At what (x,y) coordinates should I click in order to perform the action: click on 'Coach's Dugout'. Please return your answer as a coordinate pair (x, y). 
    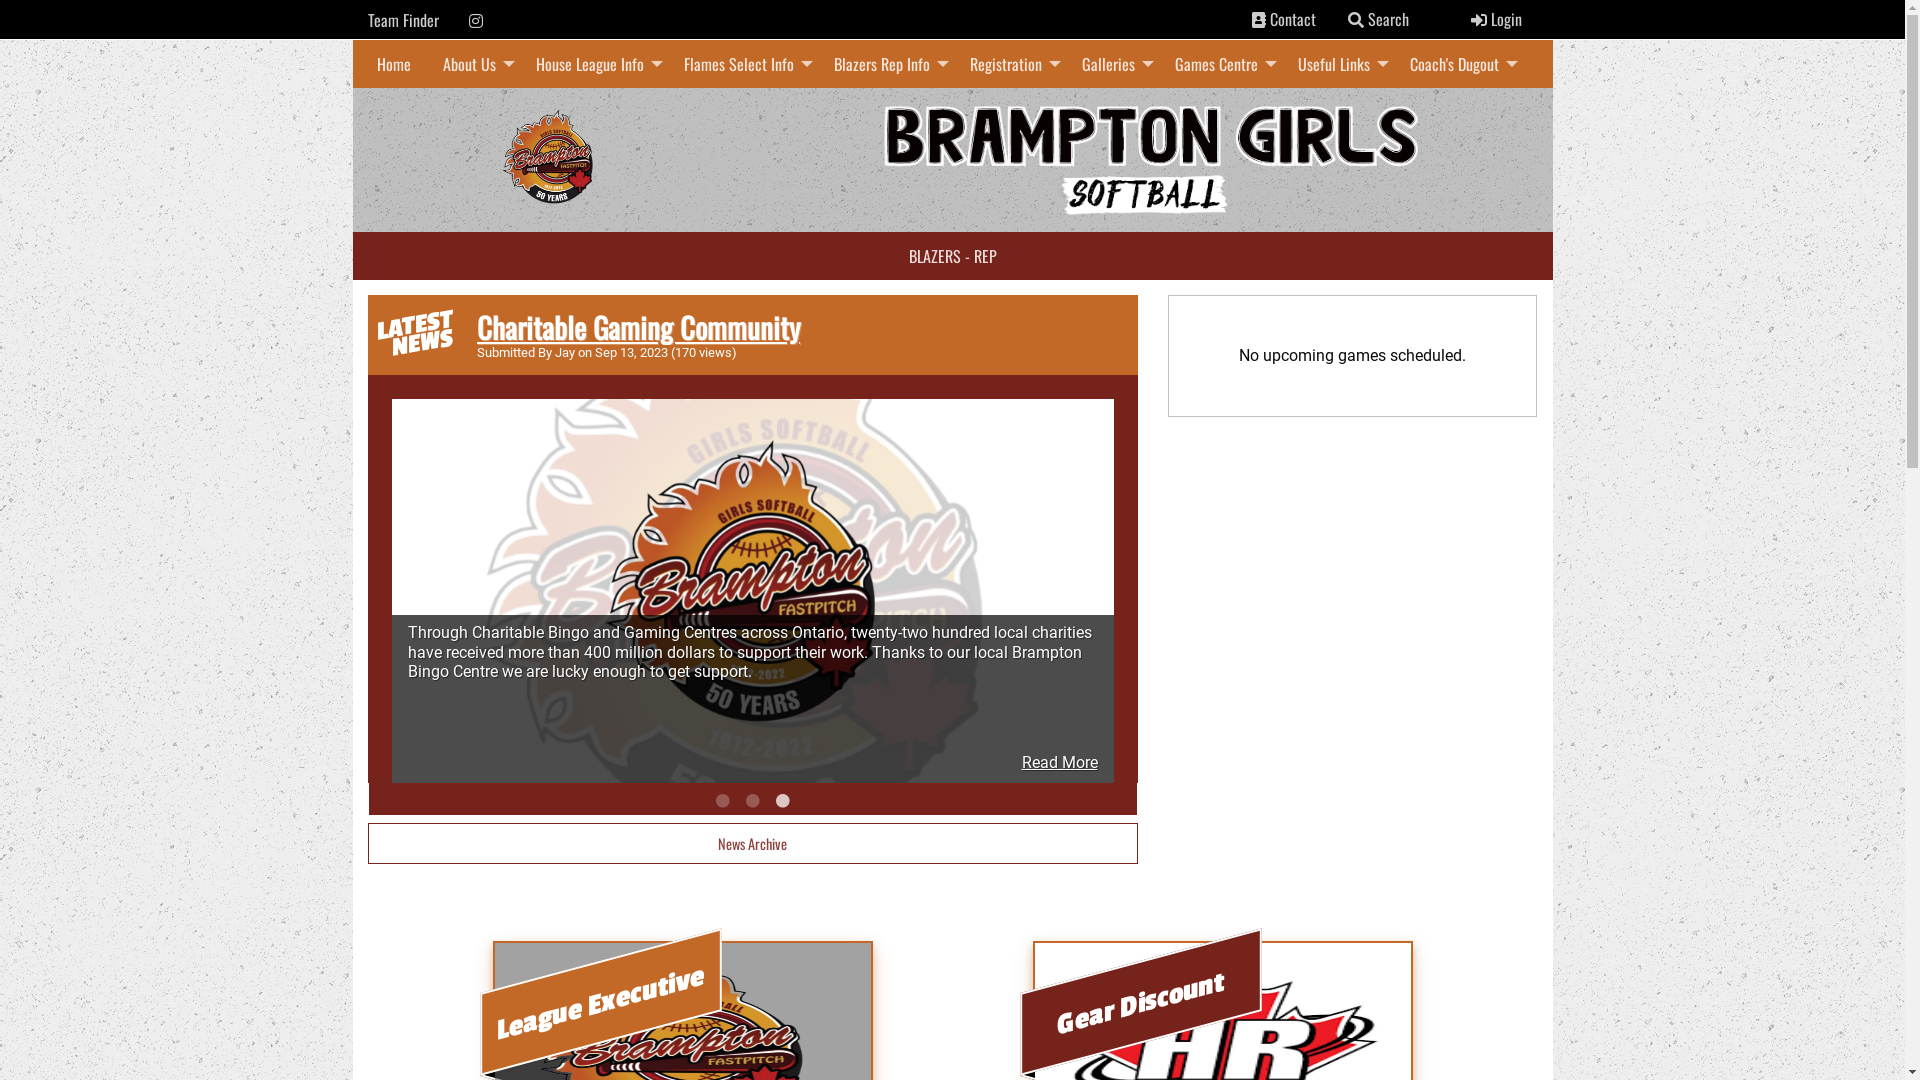
    Looking at the image, I should click on (1458, 63).